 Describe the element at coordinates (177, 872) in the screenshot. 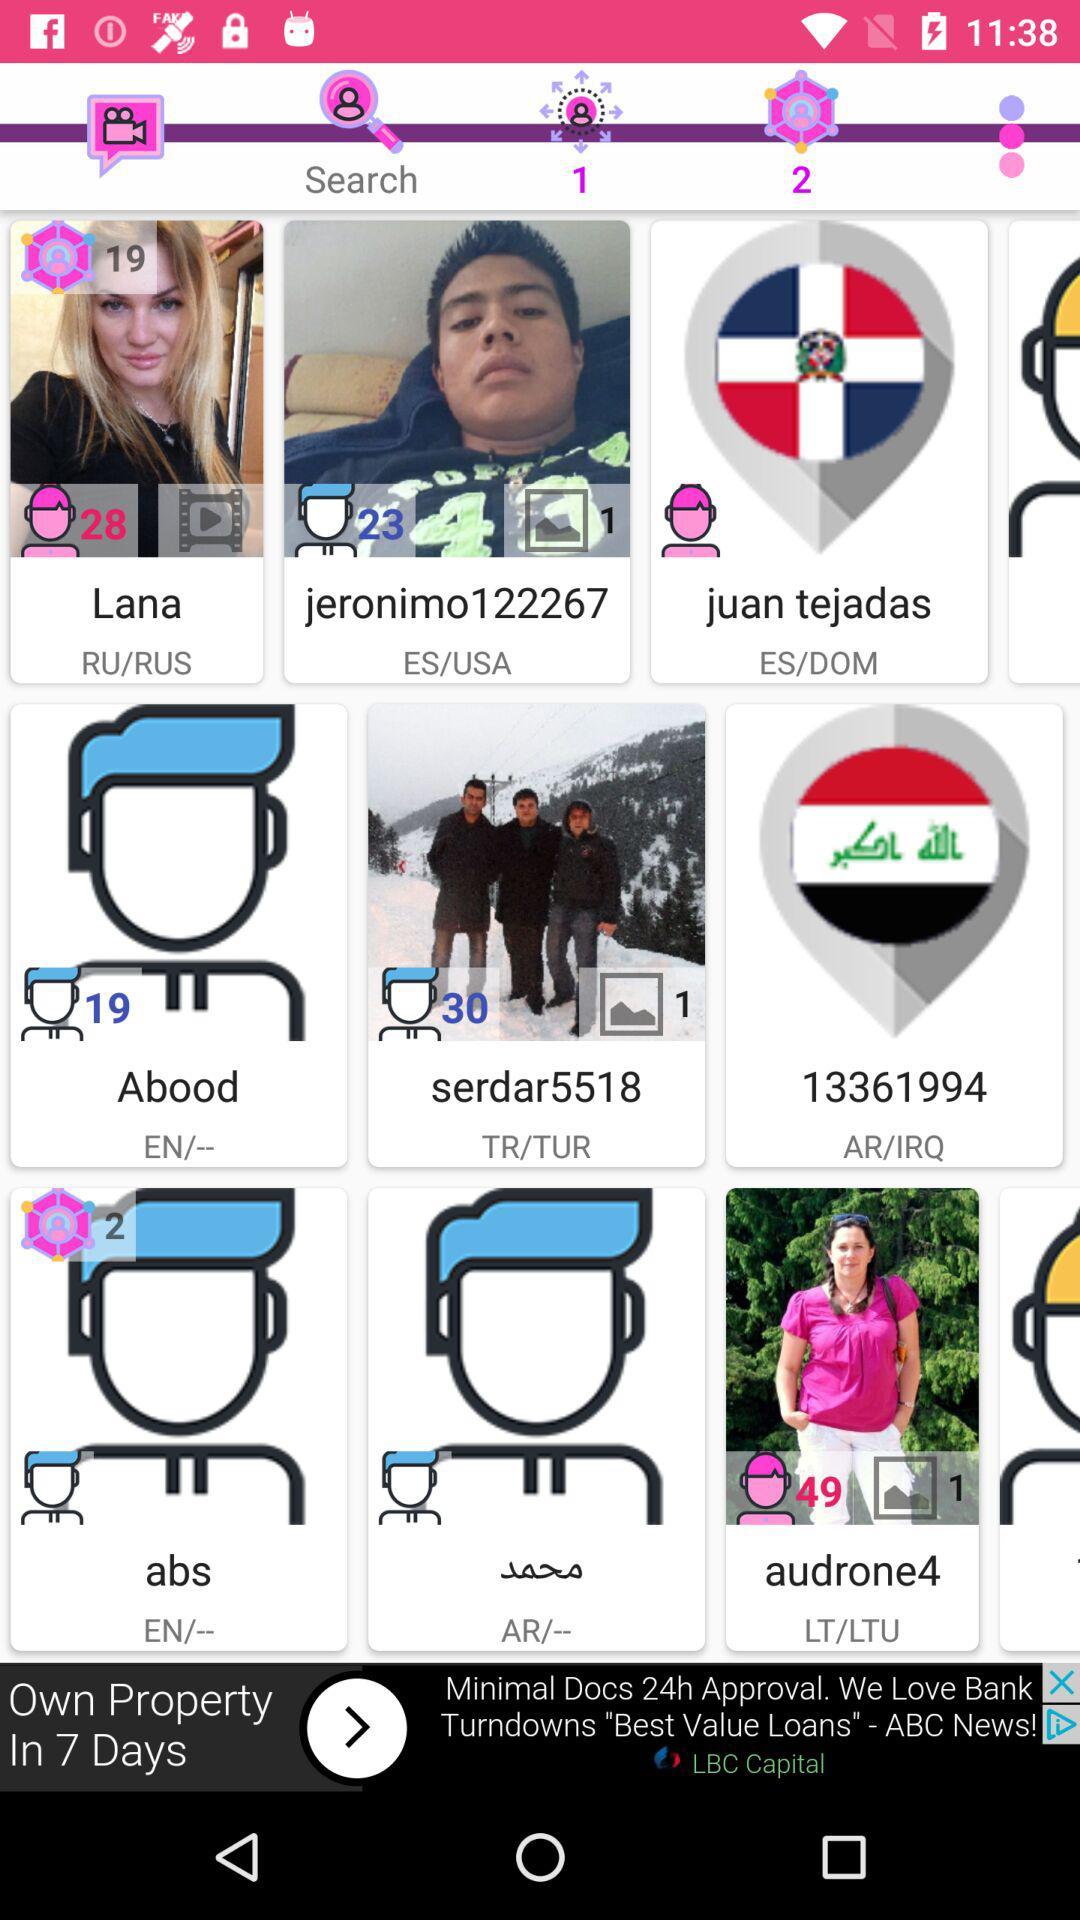

I see `person` at that location.